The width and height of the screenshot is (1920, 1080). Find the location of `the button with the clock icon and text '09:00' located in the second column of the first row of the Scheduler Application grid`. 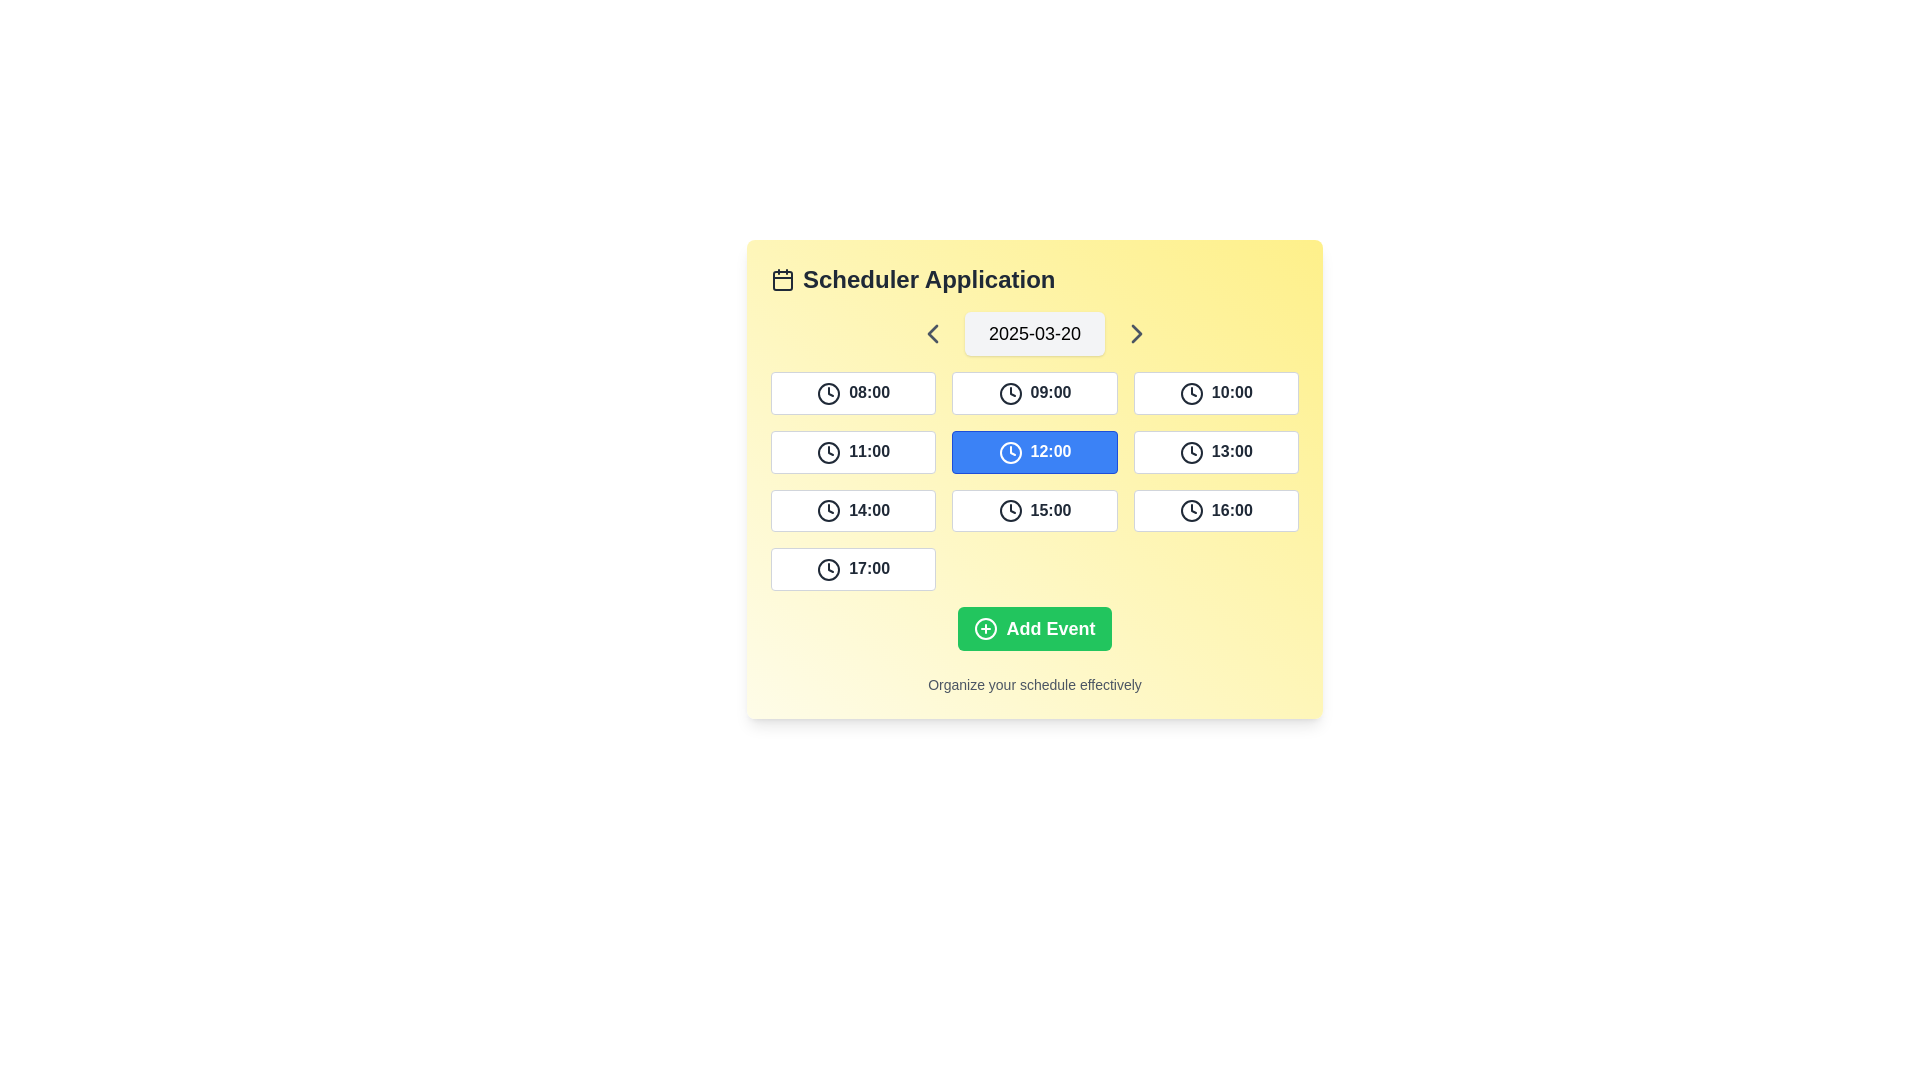

the button with the clock icon and text '09:00' located in the second column of the first row of the Scheduler Application grid is located at coordinates (1035, 393).